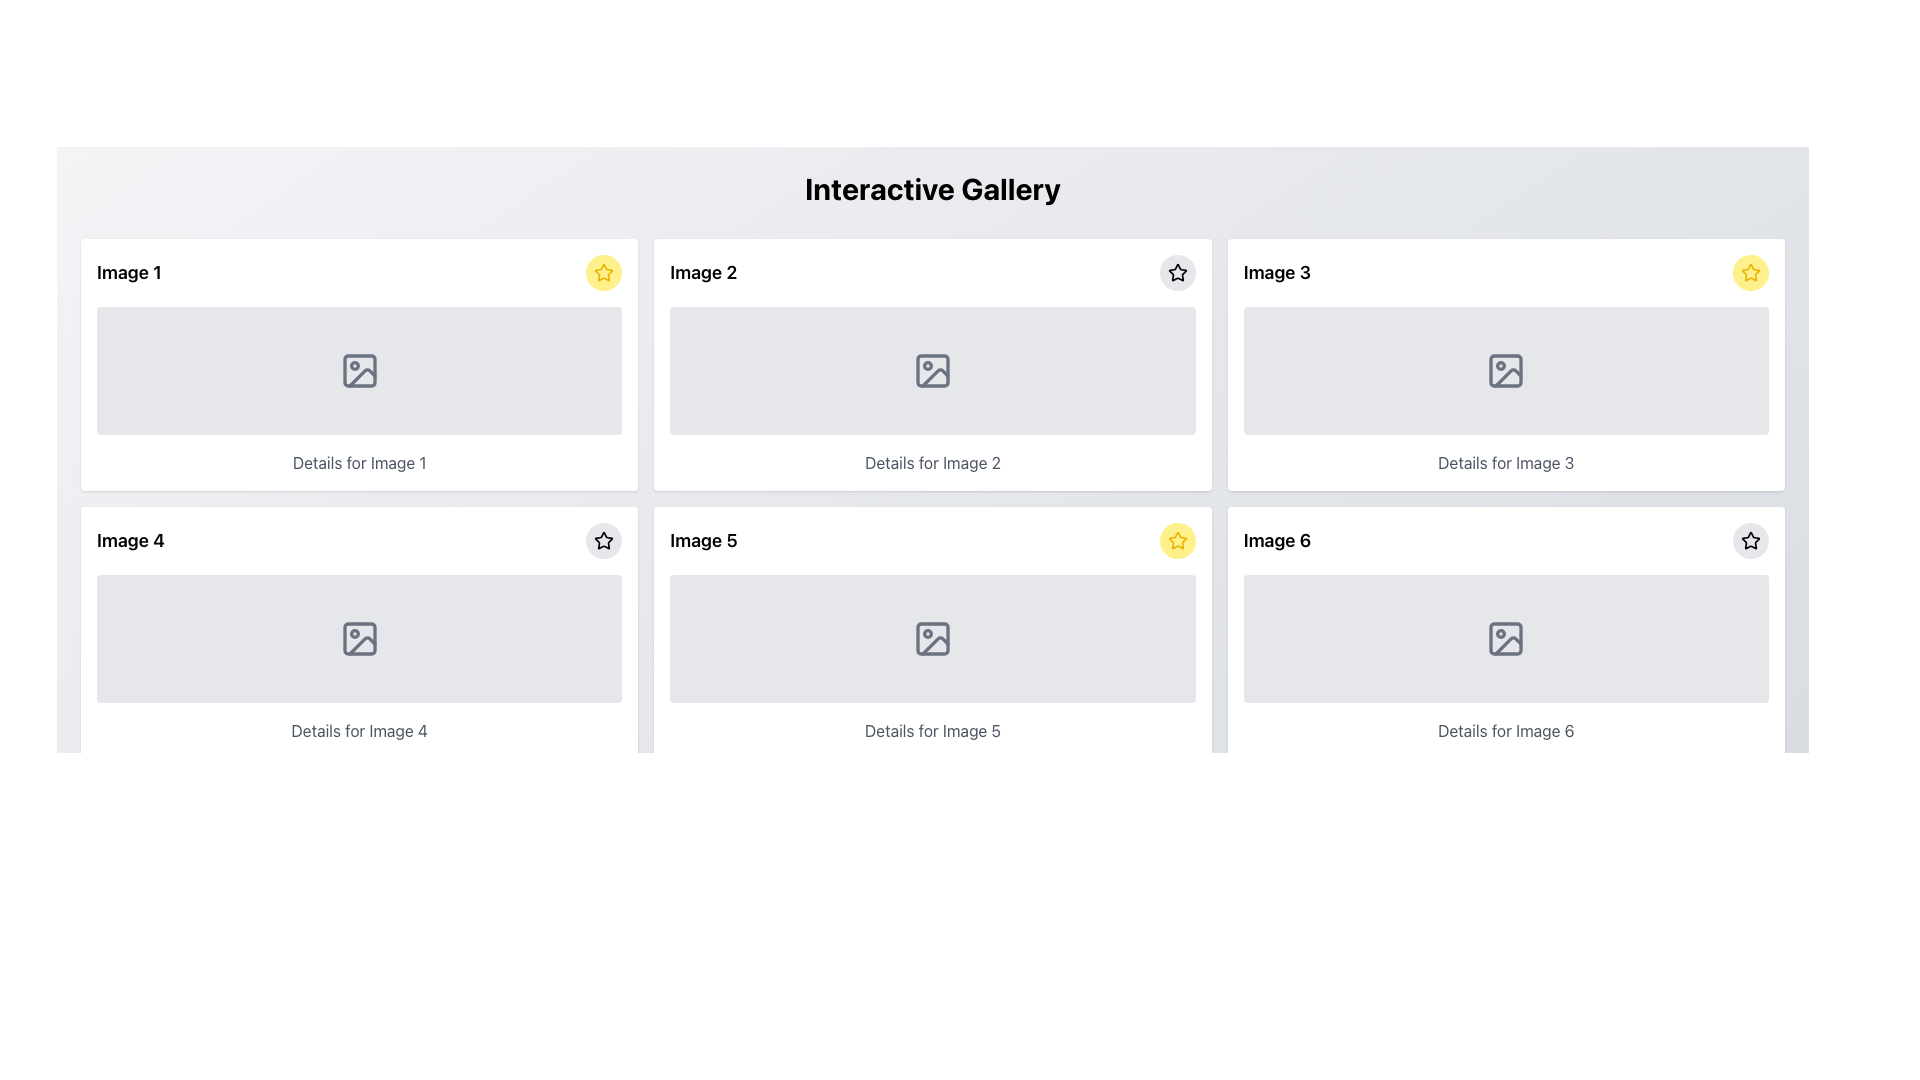 Image resolution: width=1920 pixels, height=1080 pixels. I want to click on the image placeholder located in the bottom-right section of the 'Interactive Gallery', specifically in the tile labeled 'Image 6', so click(1506, 639).